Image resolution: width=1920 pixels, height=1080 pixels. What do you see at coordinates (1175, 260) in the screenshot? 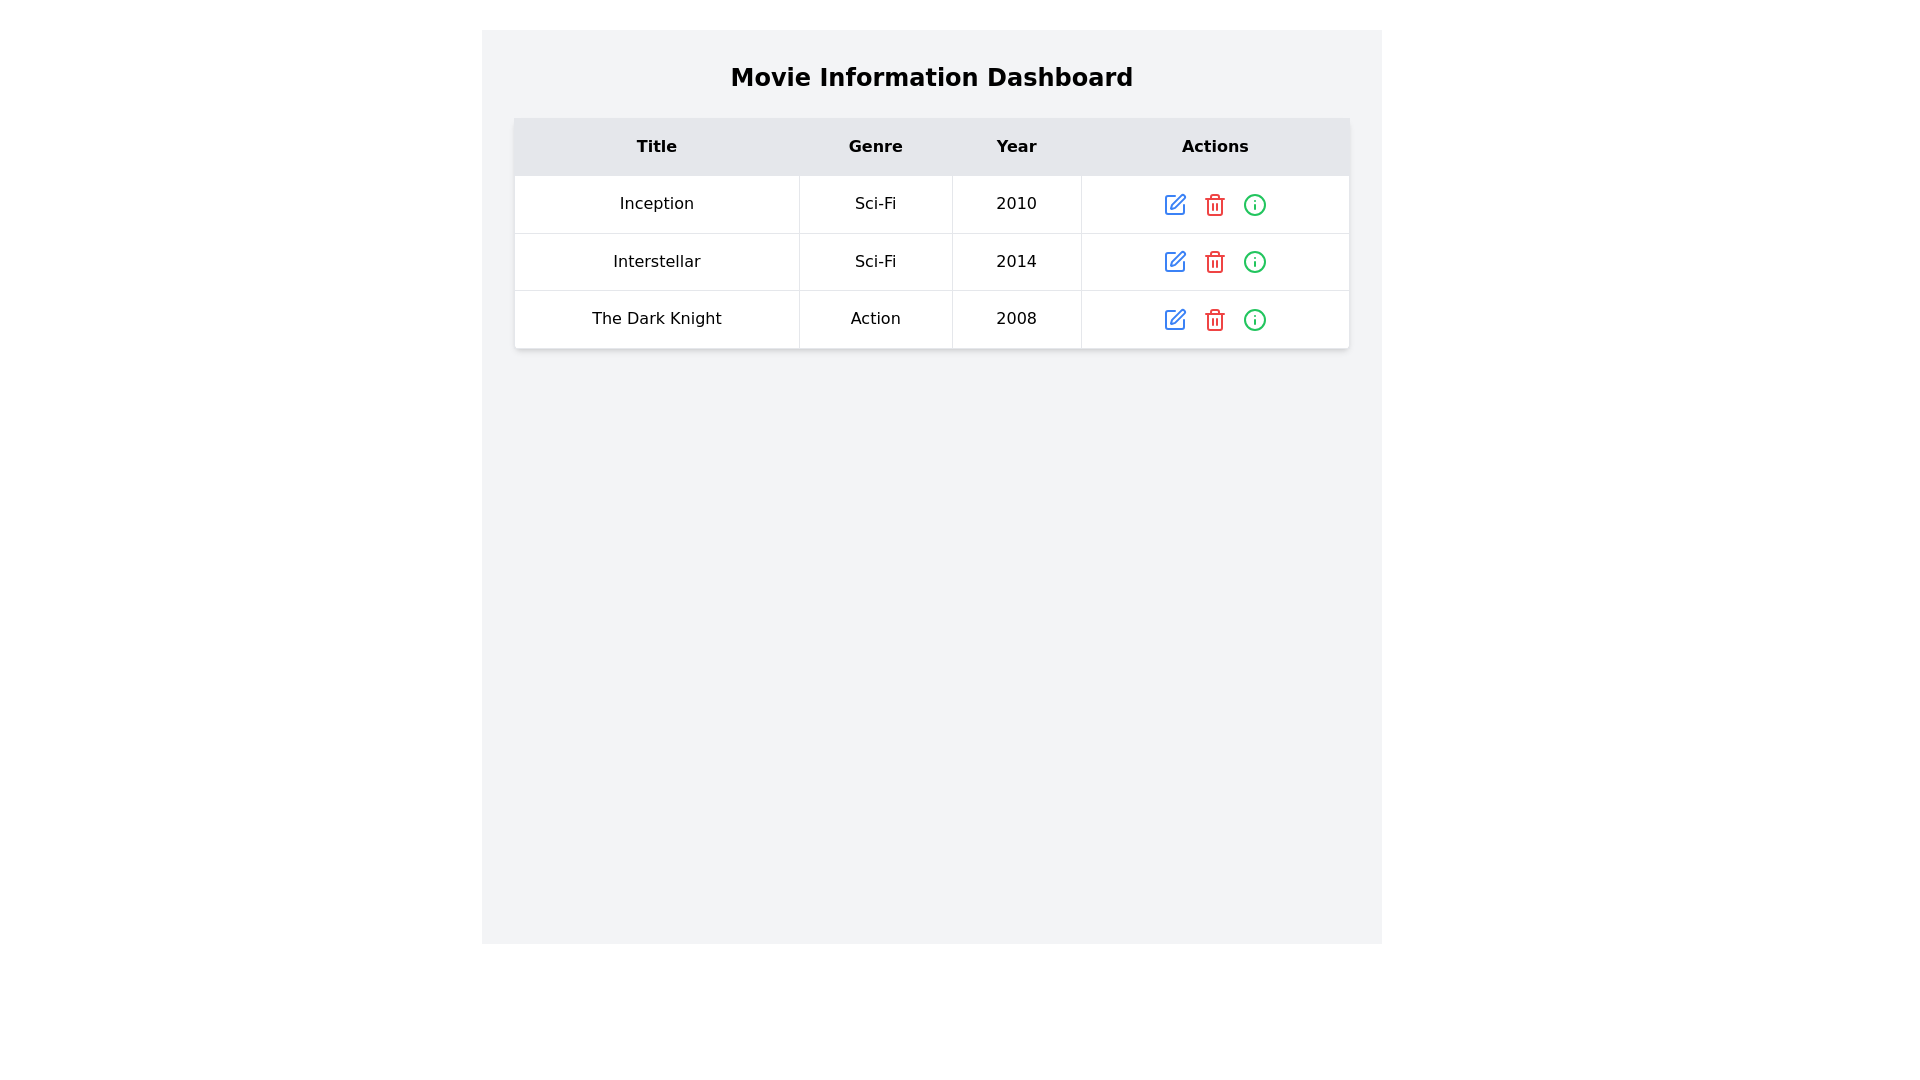
I see `the blue pen icon button located in the second row of the 'Actions' column` at bounding box center [1175, 260].